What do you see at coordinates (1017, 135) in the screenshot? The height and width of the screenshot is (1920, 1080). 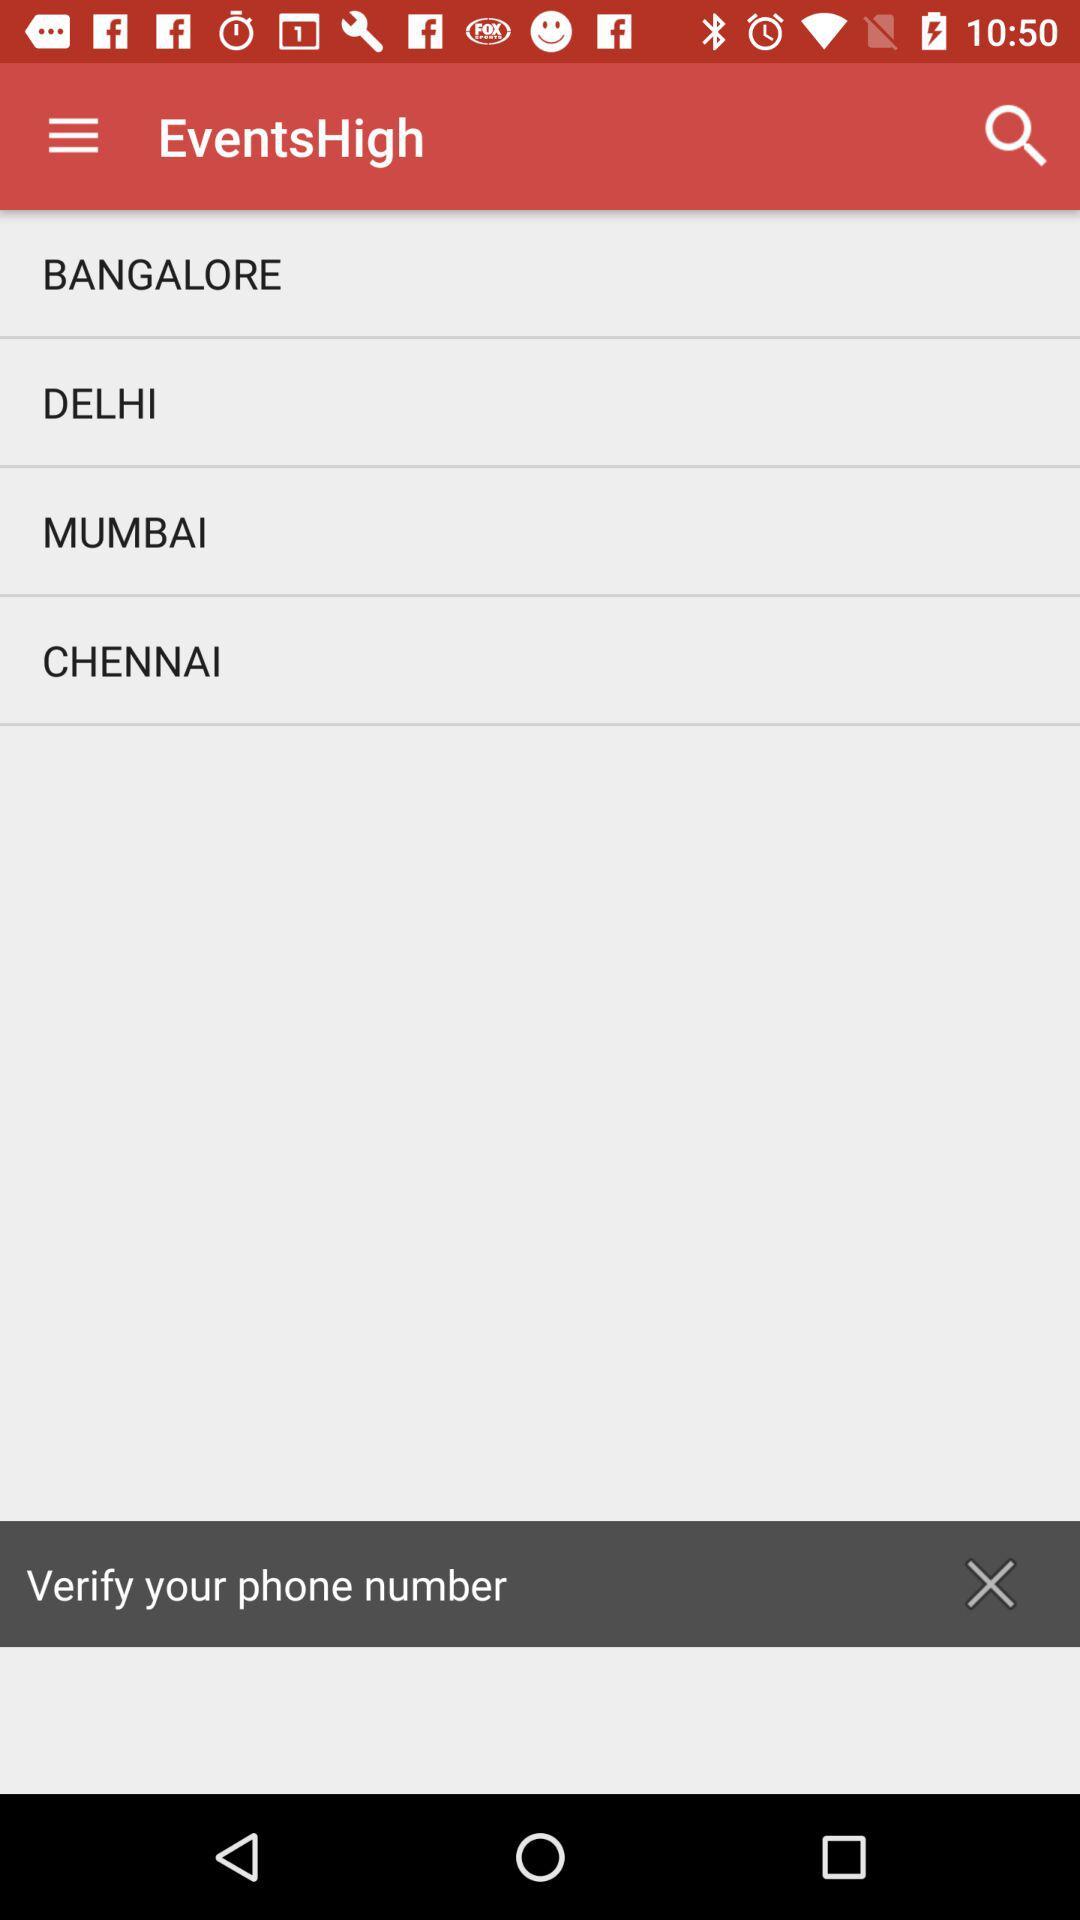 I see `icon to the right of the eventshigh app` at bounding box center [1017, 135].